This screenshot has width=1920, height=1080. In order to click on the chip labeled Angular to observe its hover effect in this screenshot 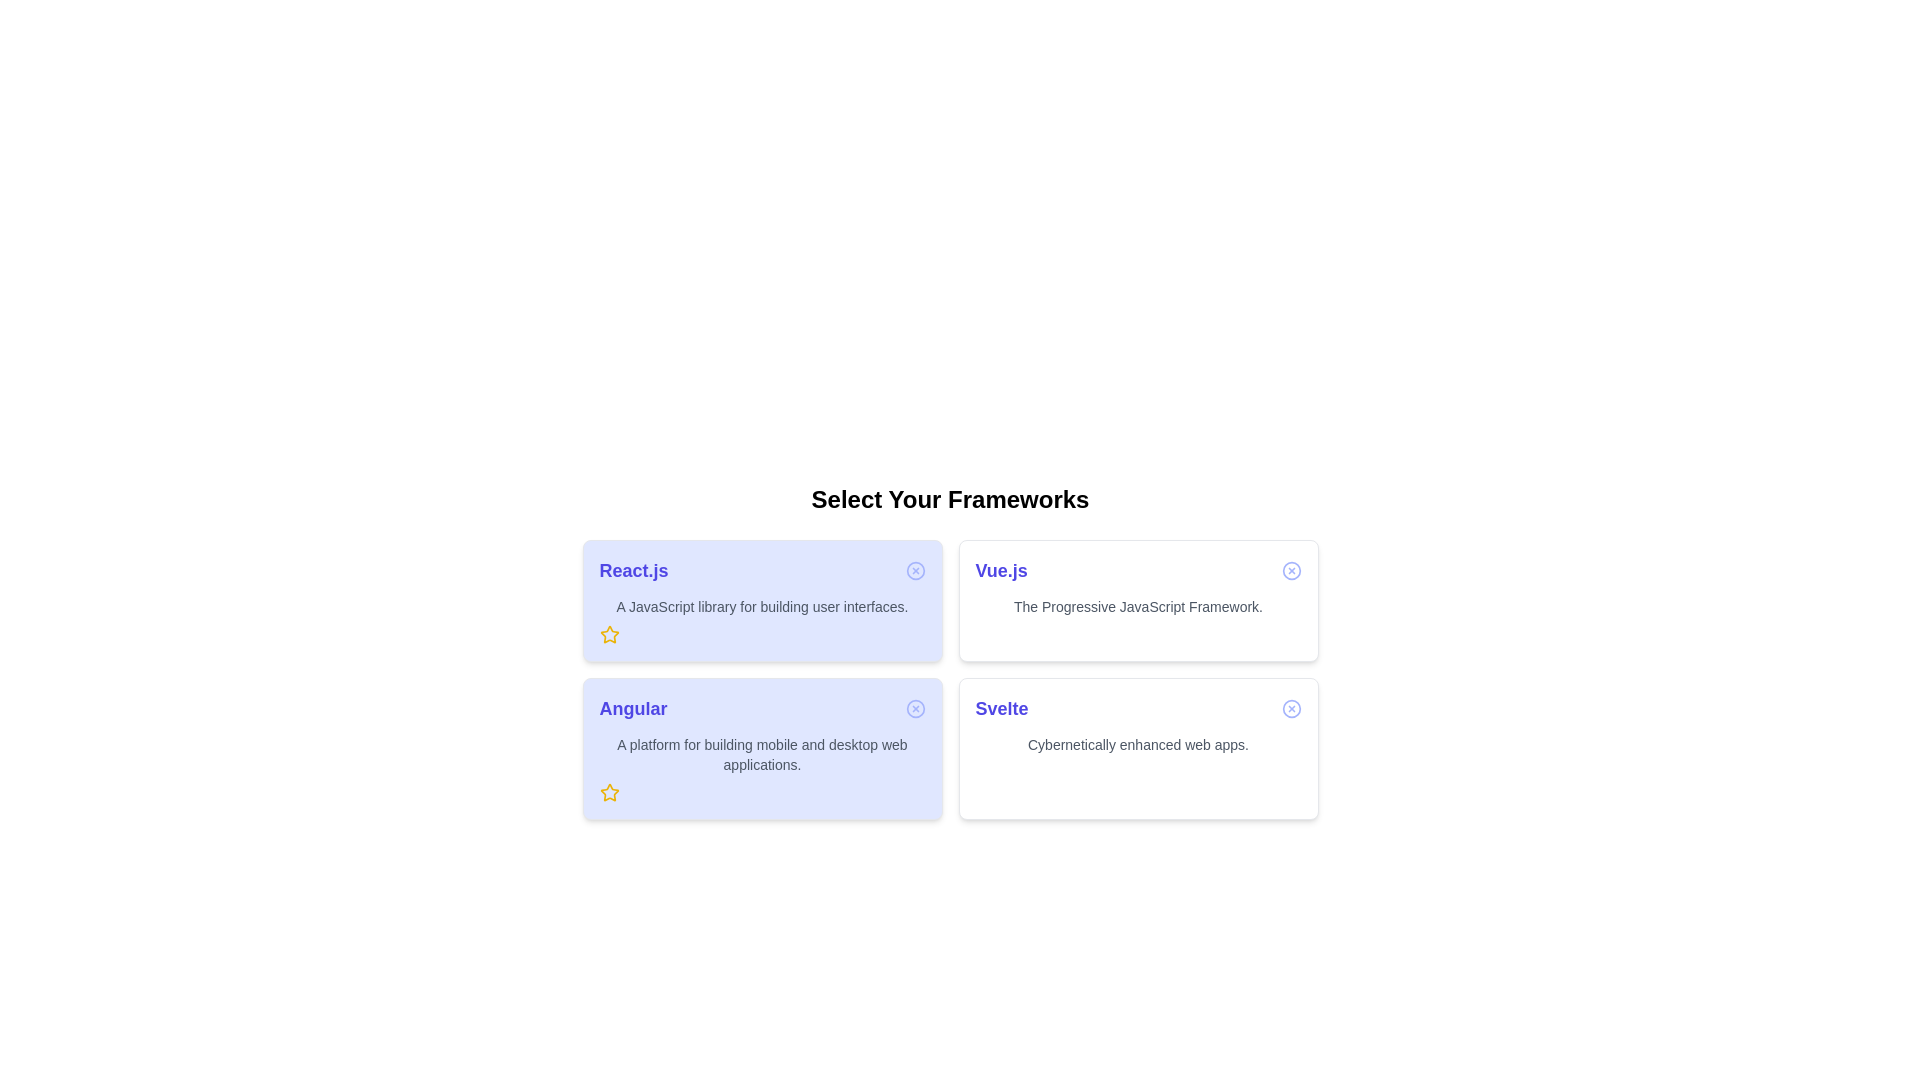, I will do `click(761, 748)`.